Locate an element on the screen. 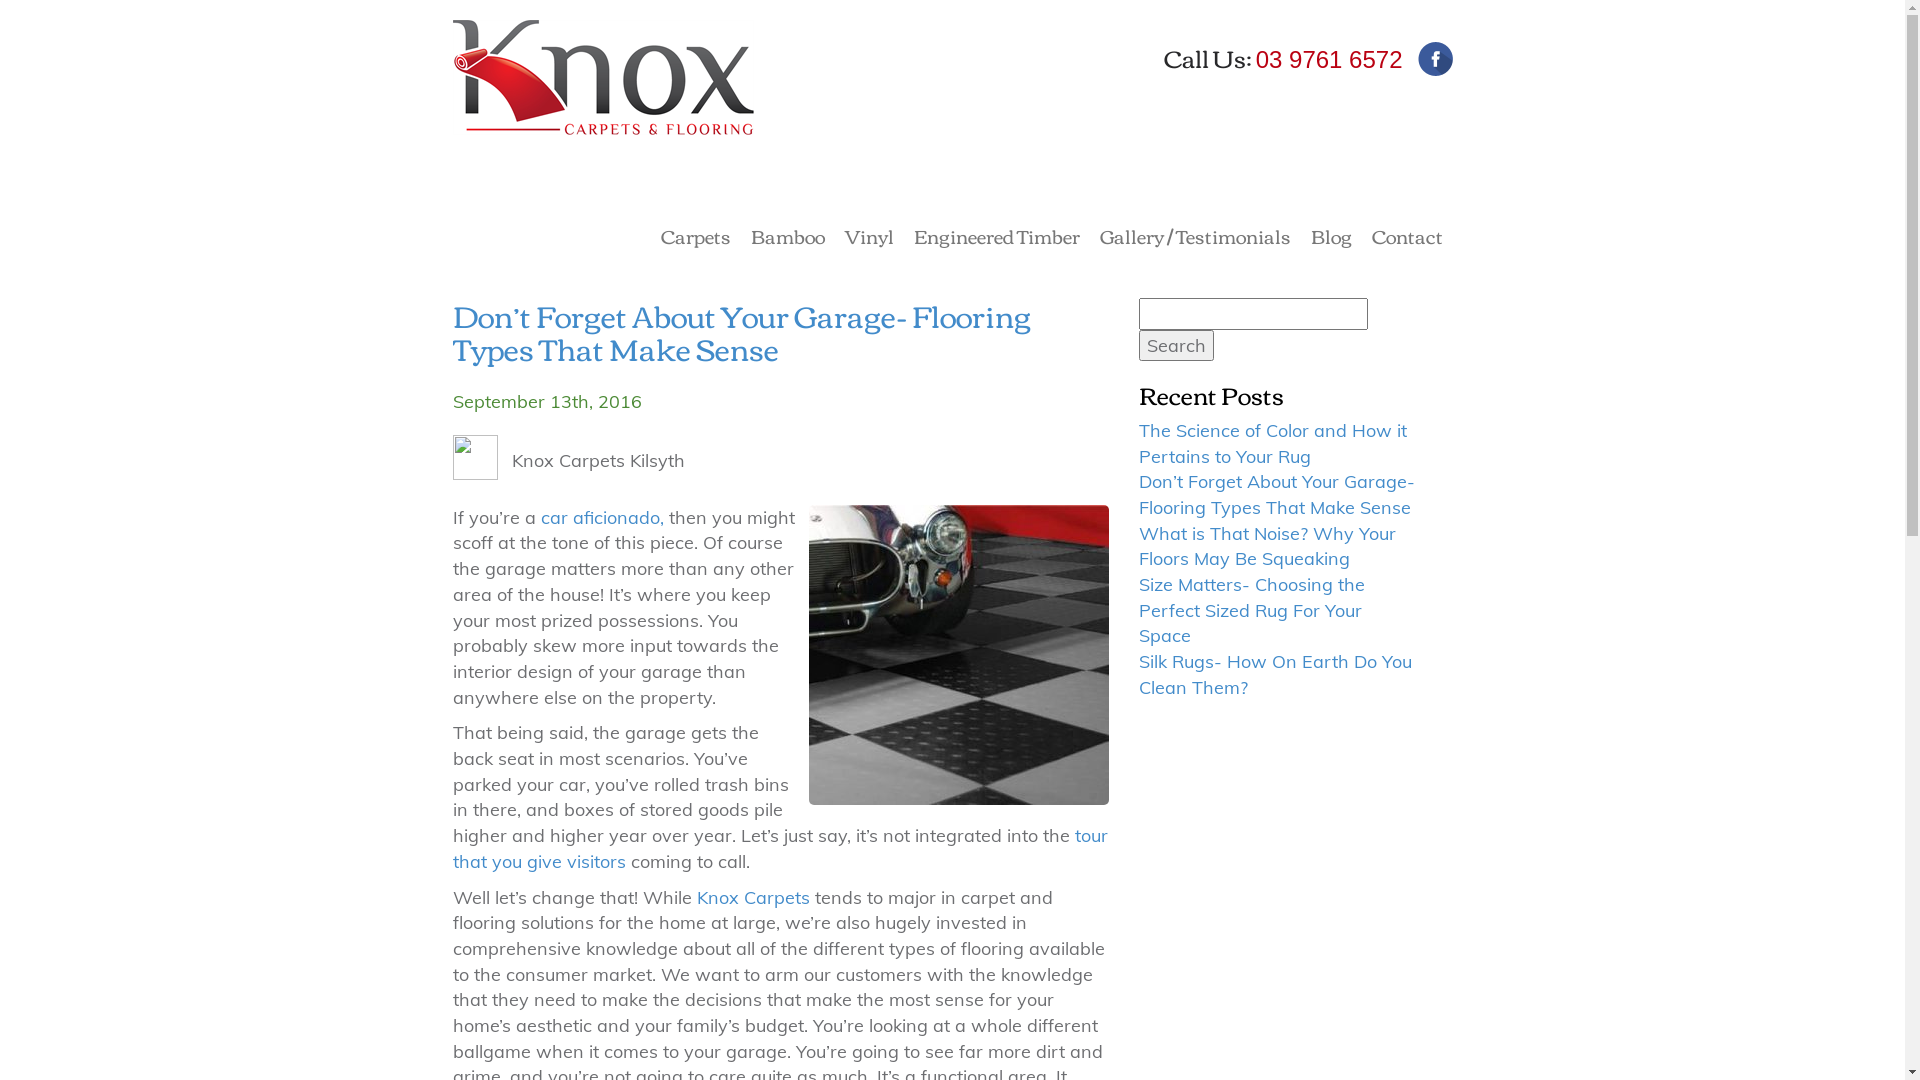 The height and width of the screenshot is (1080, 1920). 'car aficionado,' is located at coordinates (600, 516).